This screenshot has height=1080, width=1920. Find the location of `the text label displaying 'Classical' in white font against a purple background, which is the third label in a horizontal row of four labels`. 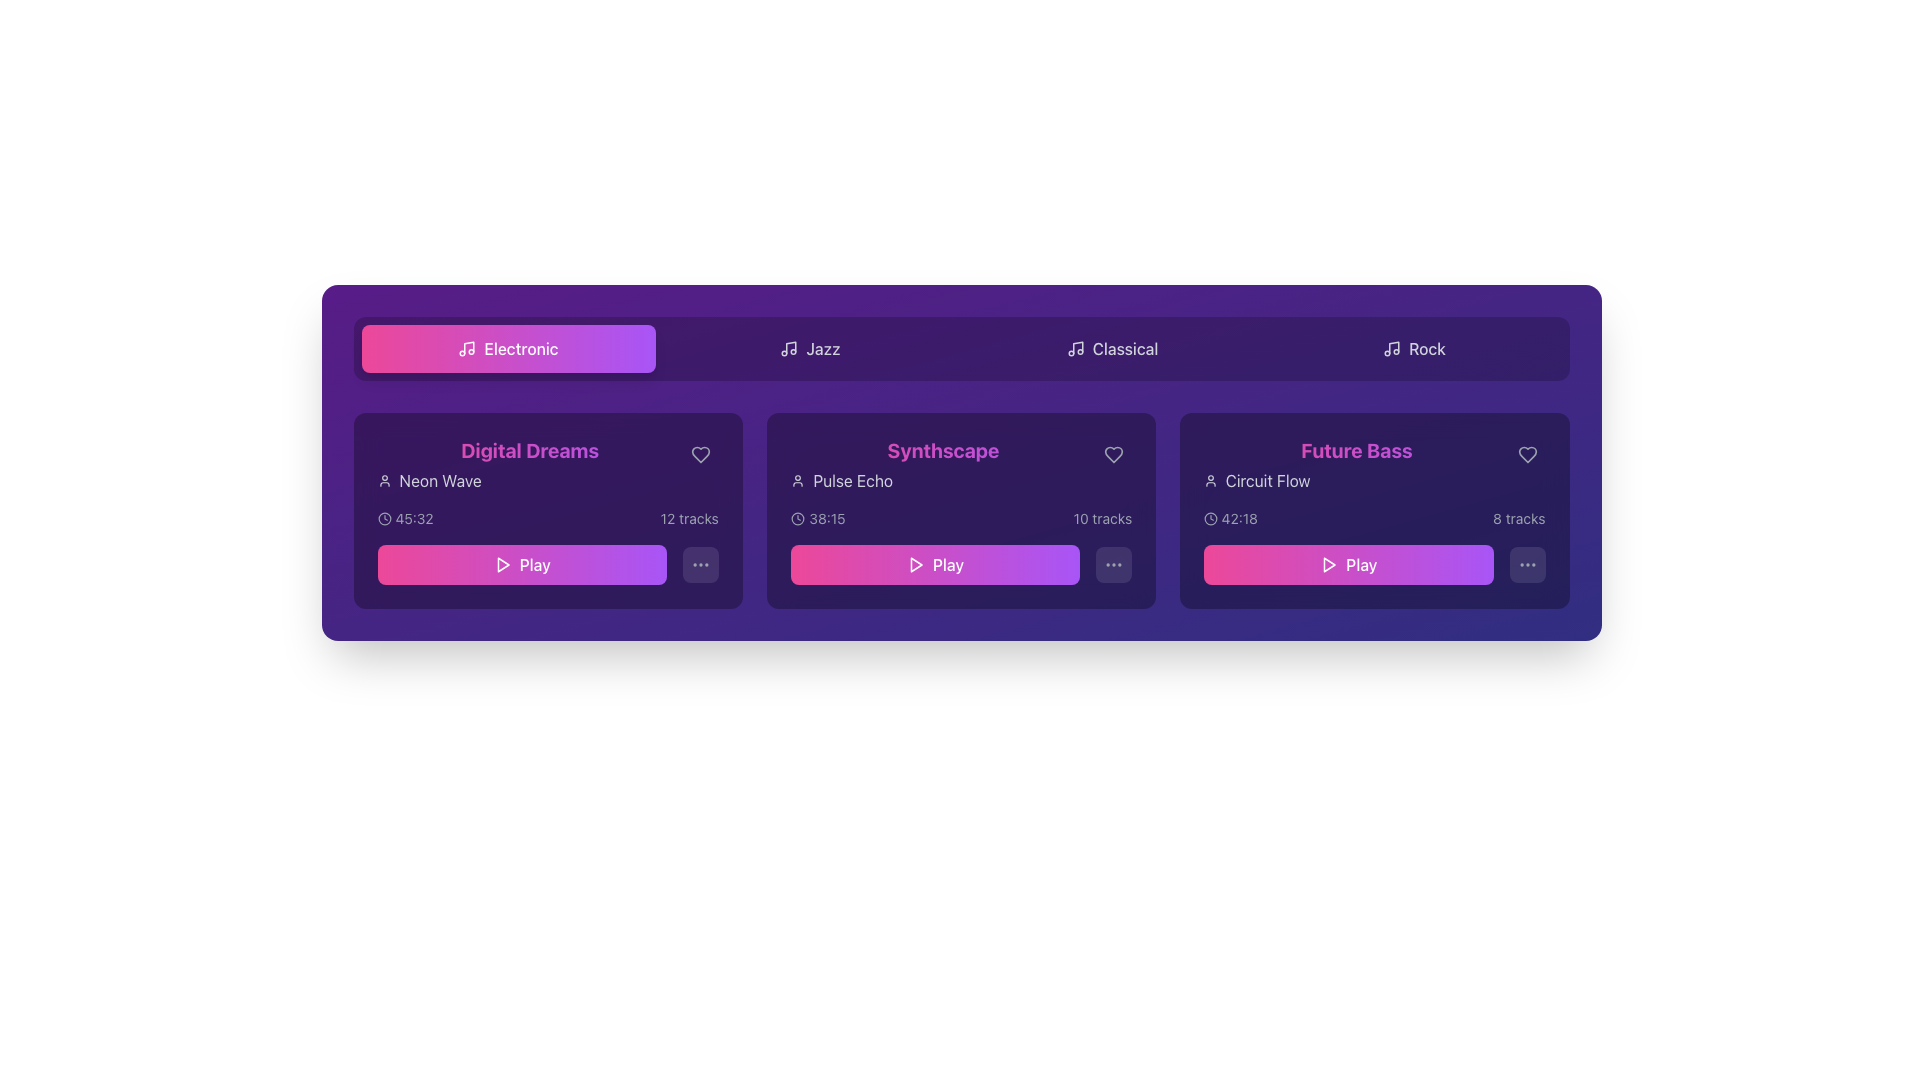

the text label displaying 'Classical' in white font against a purple background, which is the third label in a horizontal row of four labels is located at coordinates (1125, 347).